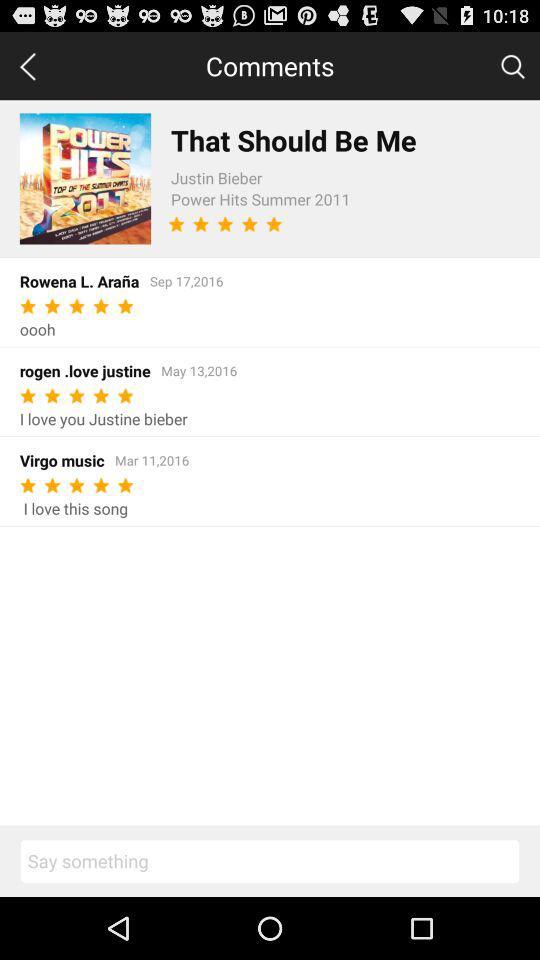  I want to click on to search, so click(512, 65).